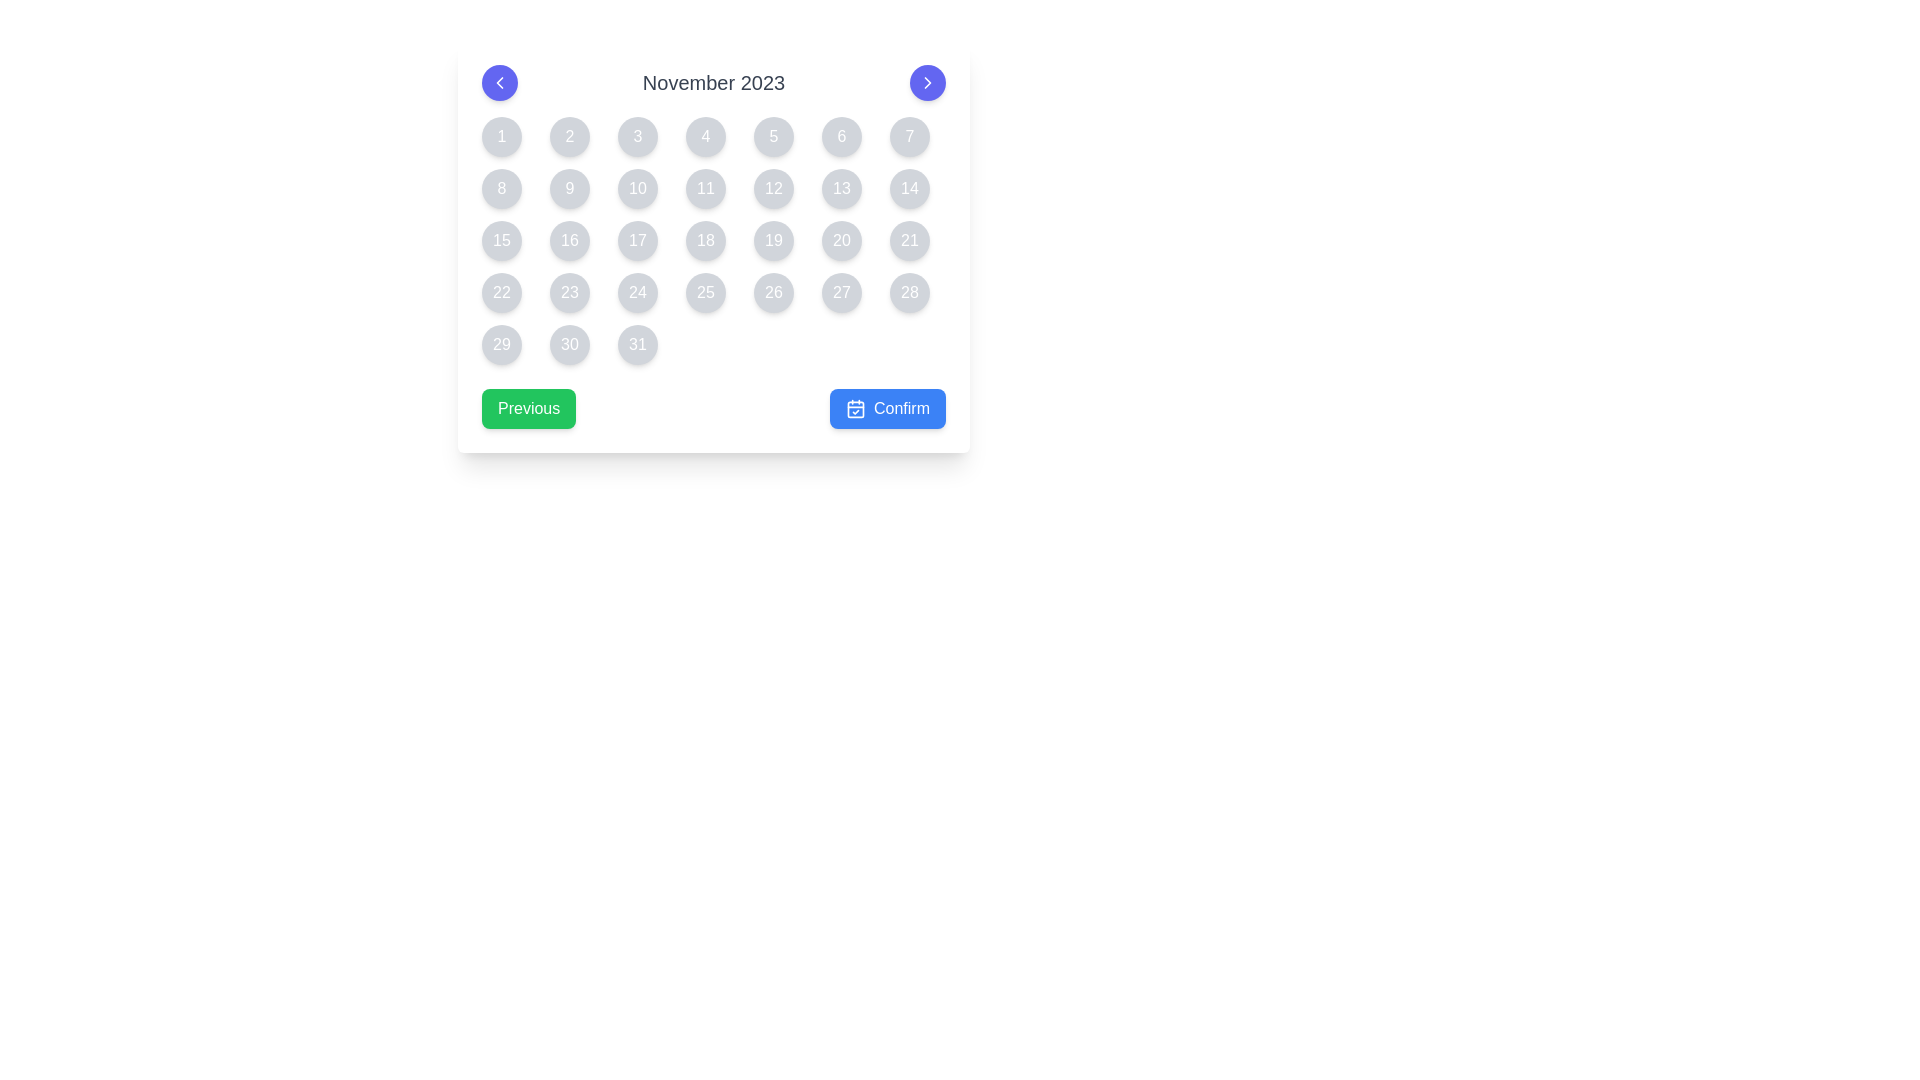 The height and width of the screenshot is (1080, 1920). I want to click on the calendar day button representing the 15th of the month, so click(502, 239).